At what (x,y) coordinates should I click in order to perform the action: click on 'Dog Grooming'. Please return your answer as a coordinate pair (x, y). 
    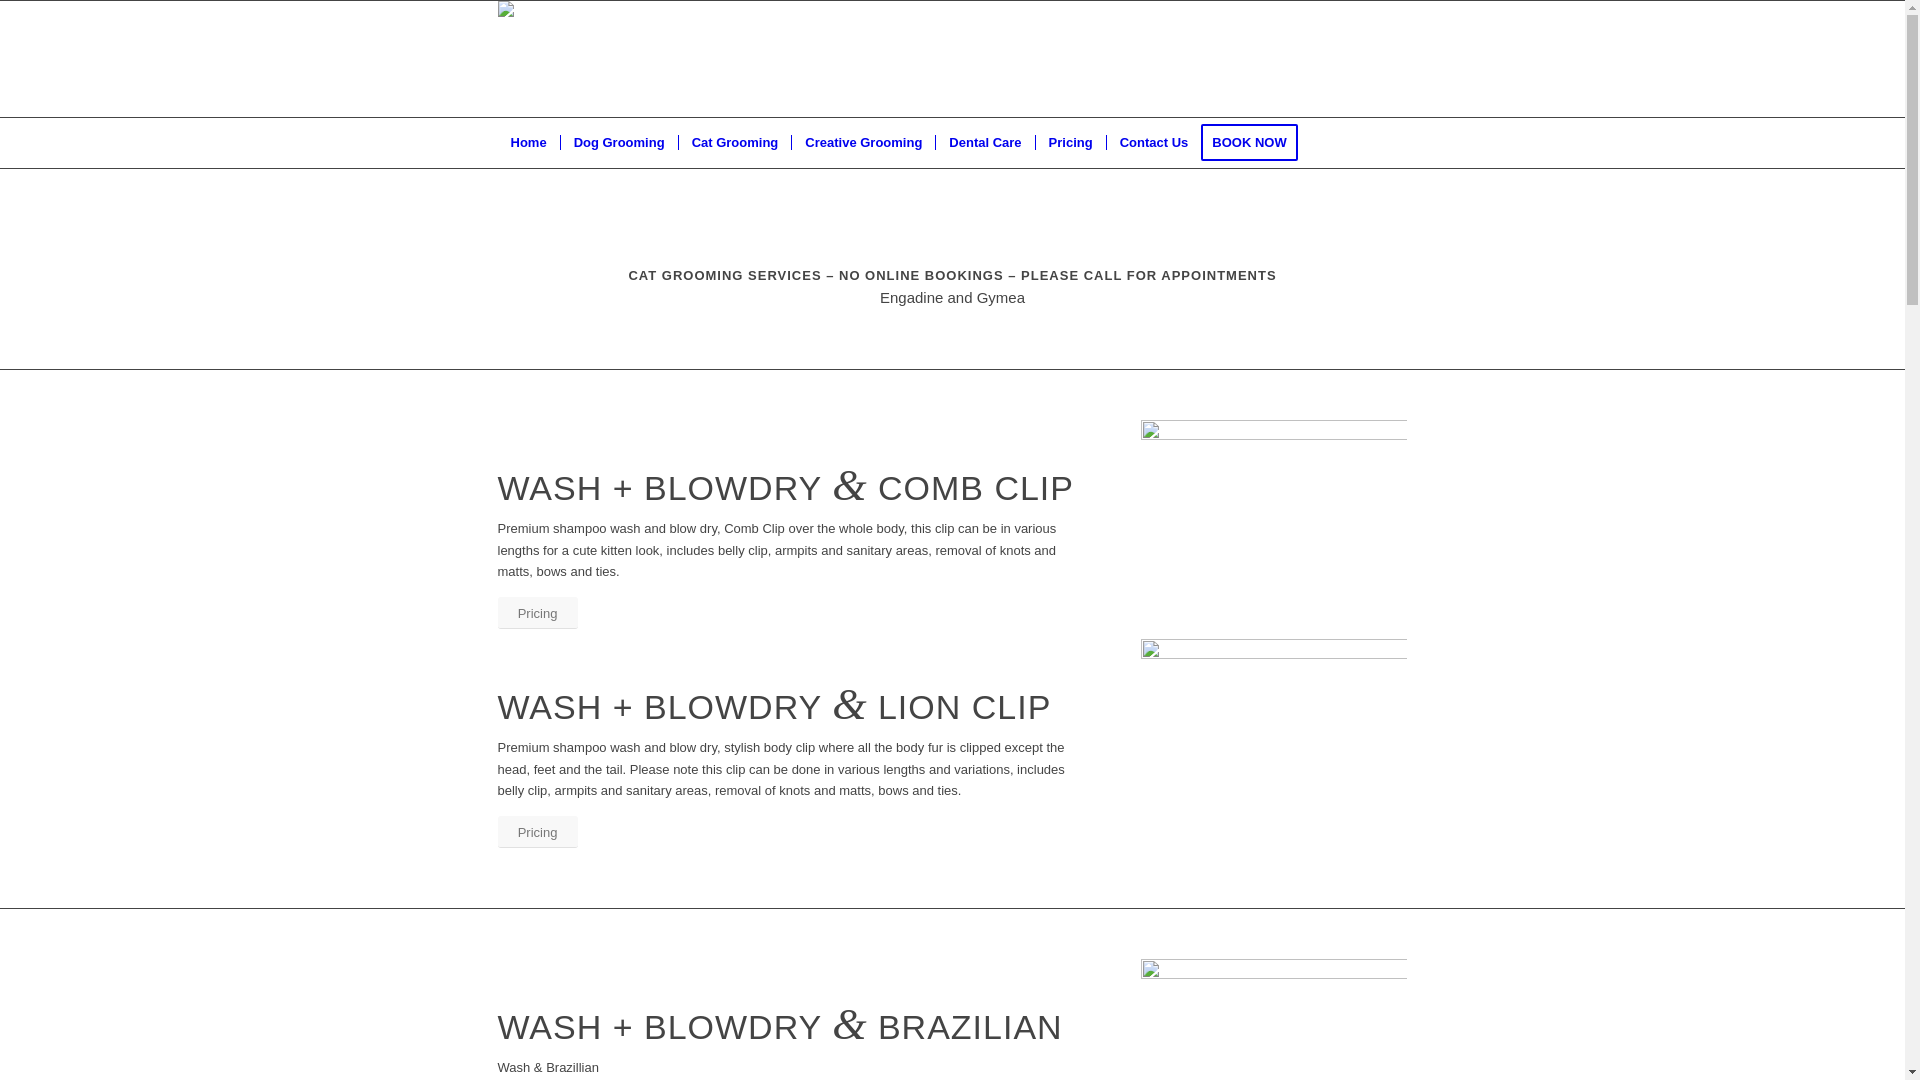
    Looking at the image, I should click on (618, 141).